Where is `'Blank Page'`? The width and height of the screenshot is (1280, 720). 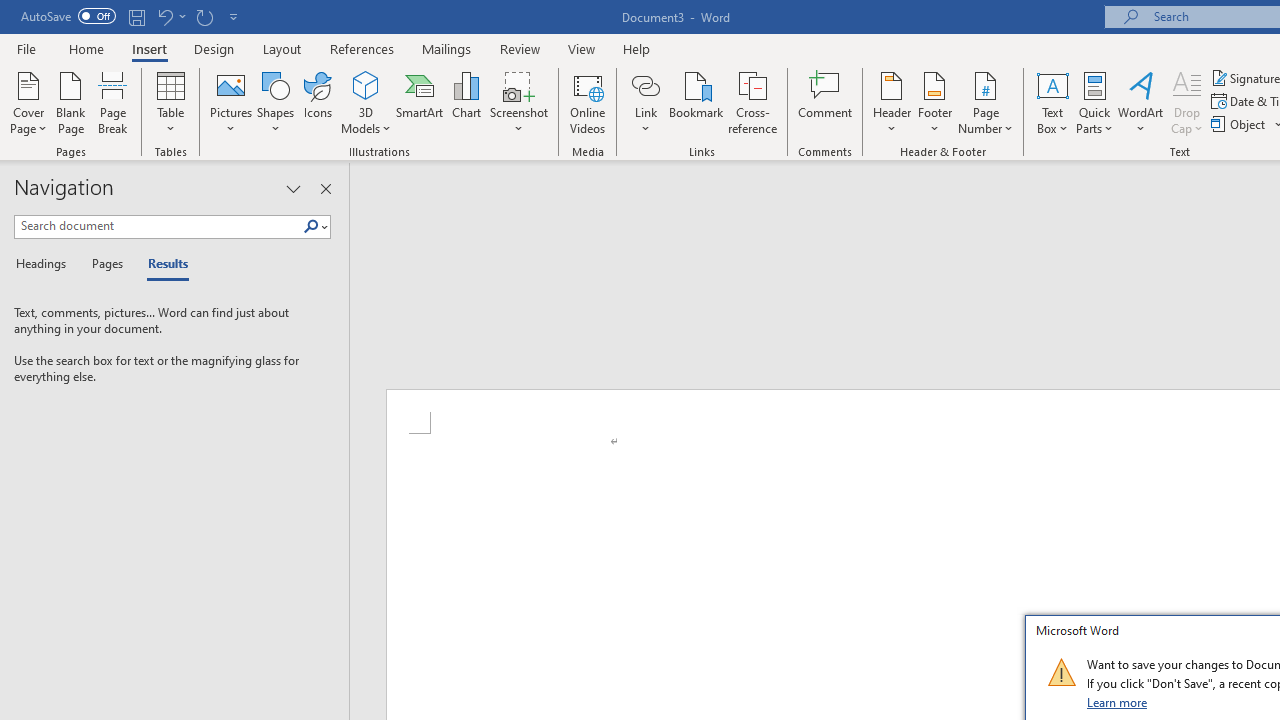
'Blank Page' is located at coordinates (71, 103).